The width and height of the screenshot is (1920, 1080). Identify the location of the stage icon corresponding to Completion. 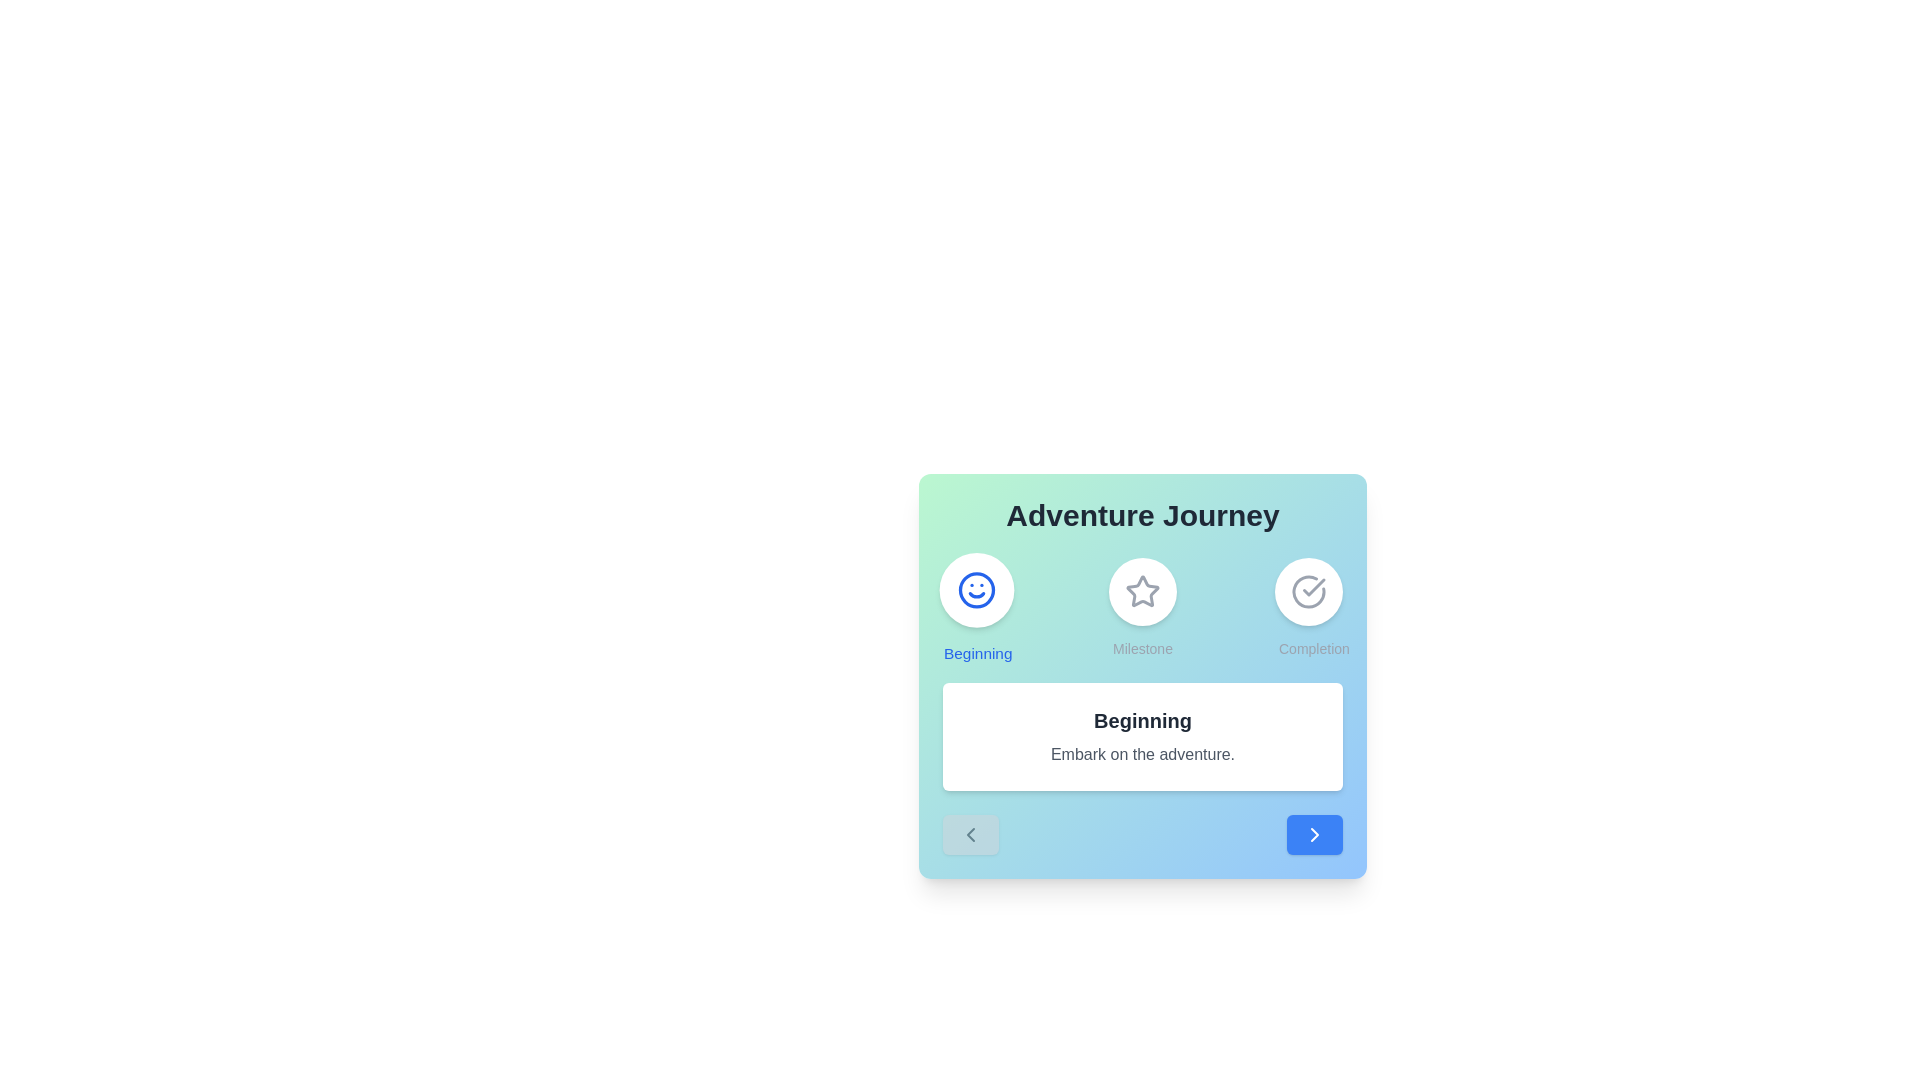
(1309, 607).